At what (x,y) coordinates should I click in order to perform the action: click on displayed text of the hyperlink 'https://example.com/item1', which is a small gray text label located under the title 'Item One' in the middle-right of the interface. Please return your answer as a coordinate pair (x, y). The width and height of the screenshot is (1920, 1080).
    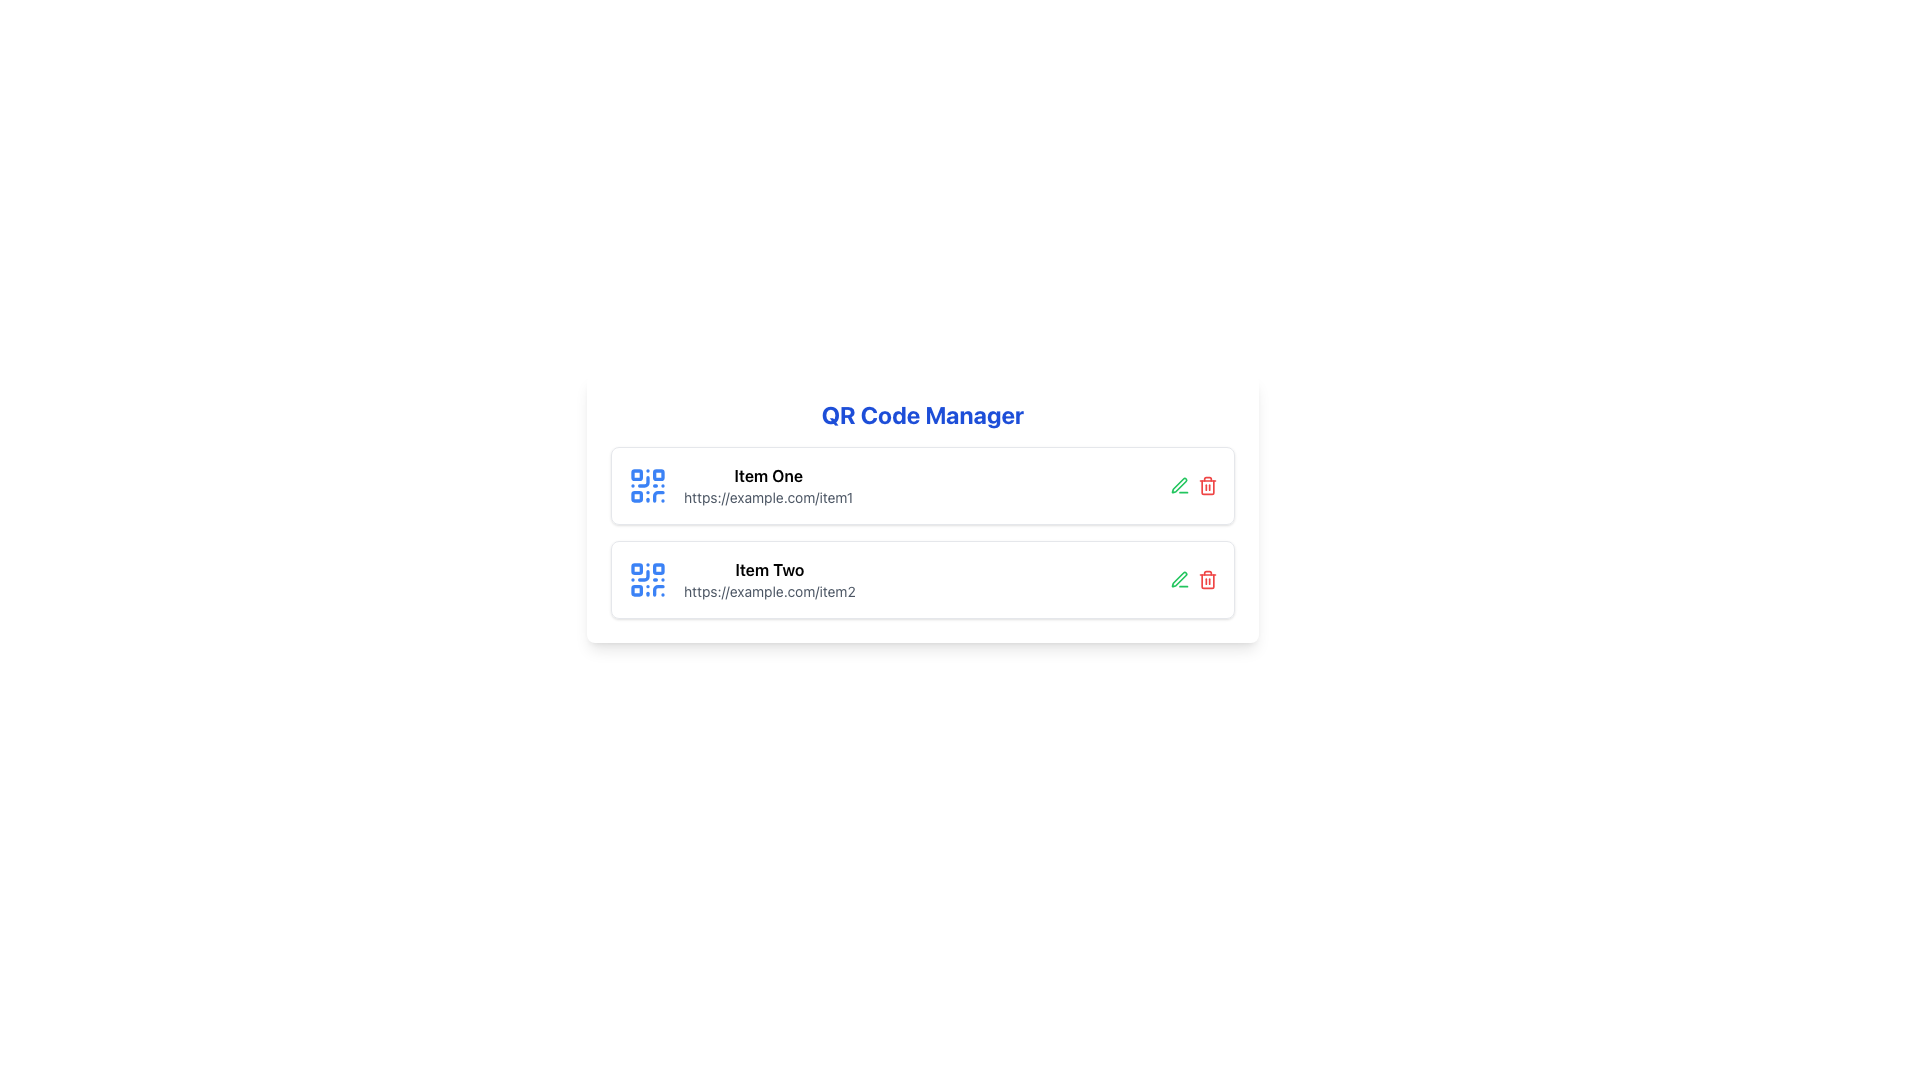
    Looking at the image, I should click on (767, 496).